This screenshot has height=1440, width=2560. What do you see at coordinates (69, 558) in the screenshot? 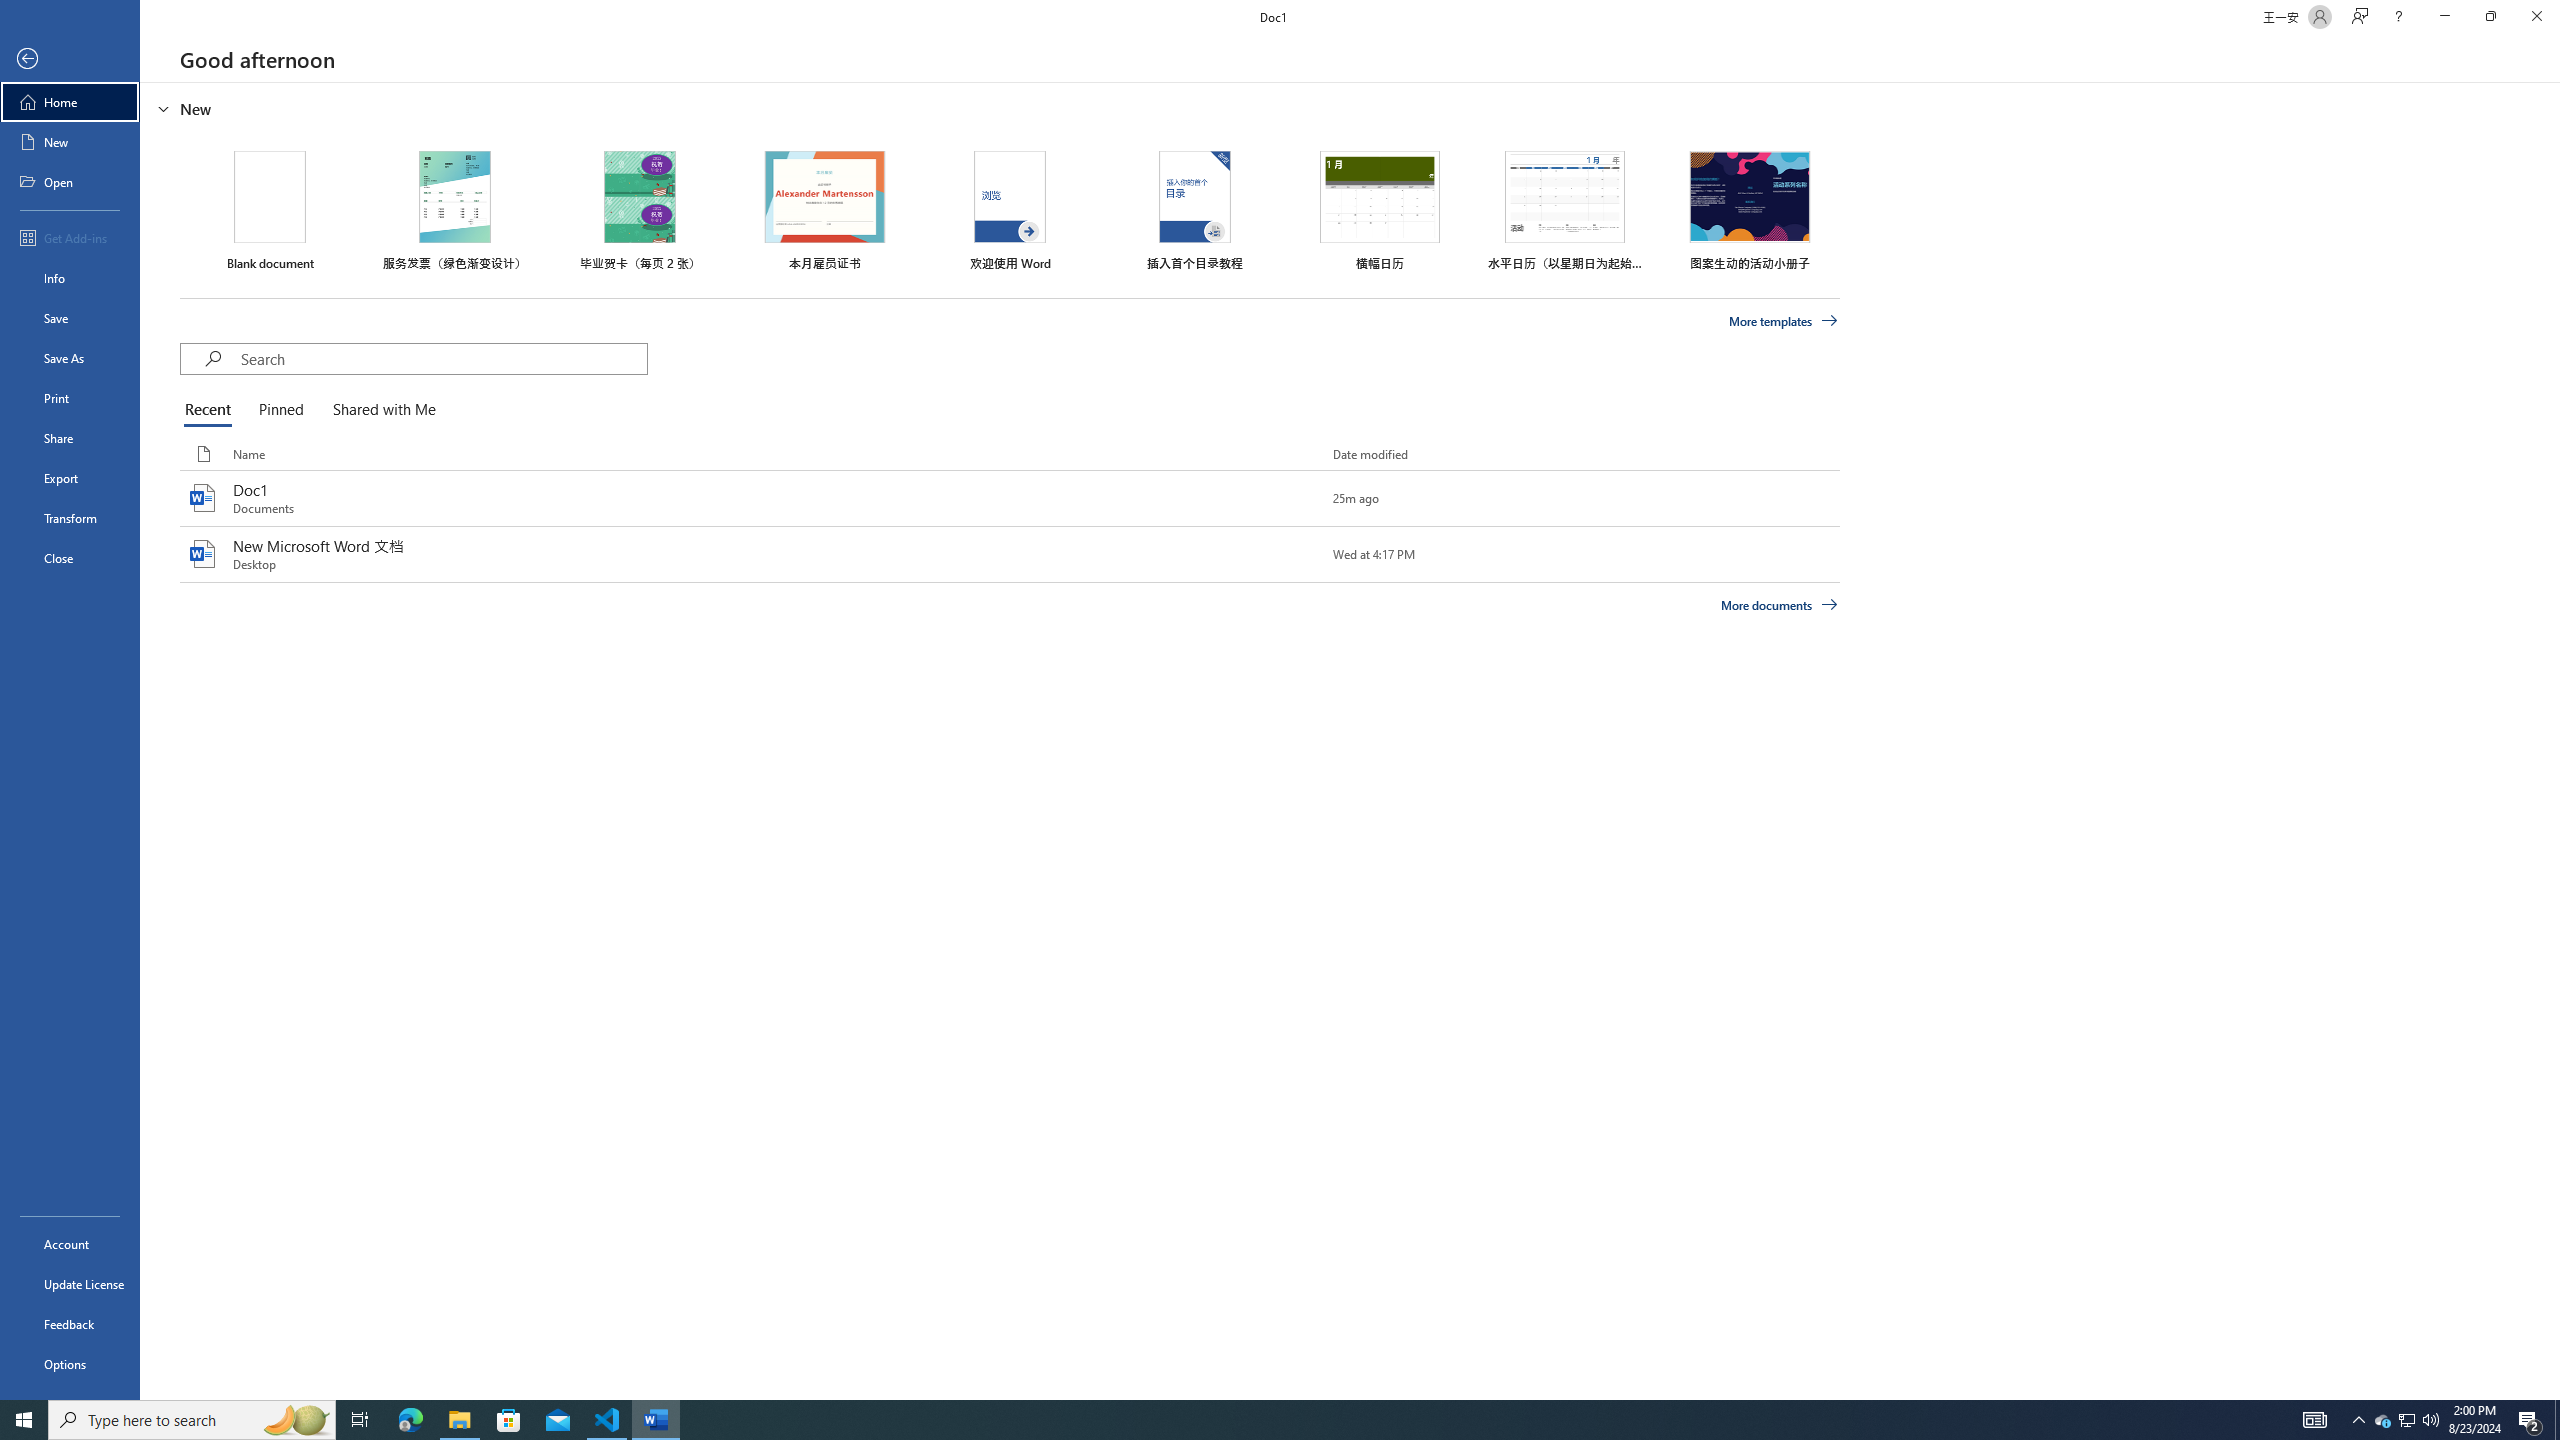
I see `'Close'` at bounding box center [69, 558].